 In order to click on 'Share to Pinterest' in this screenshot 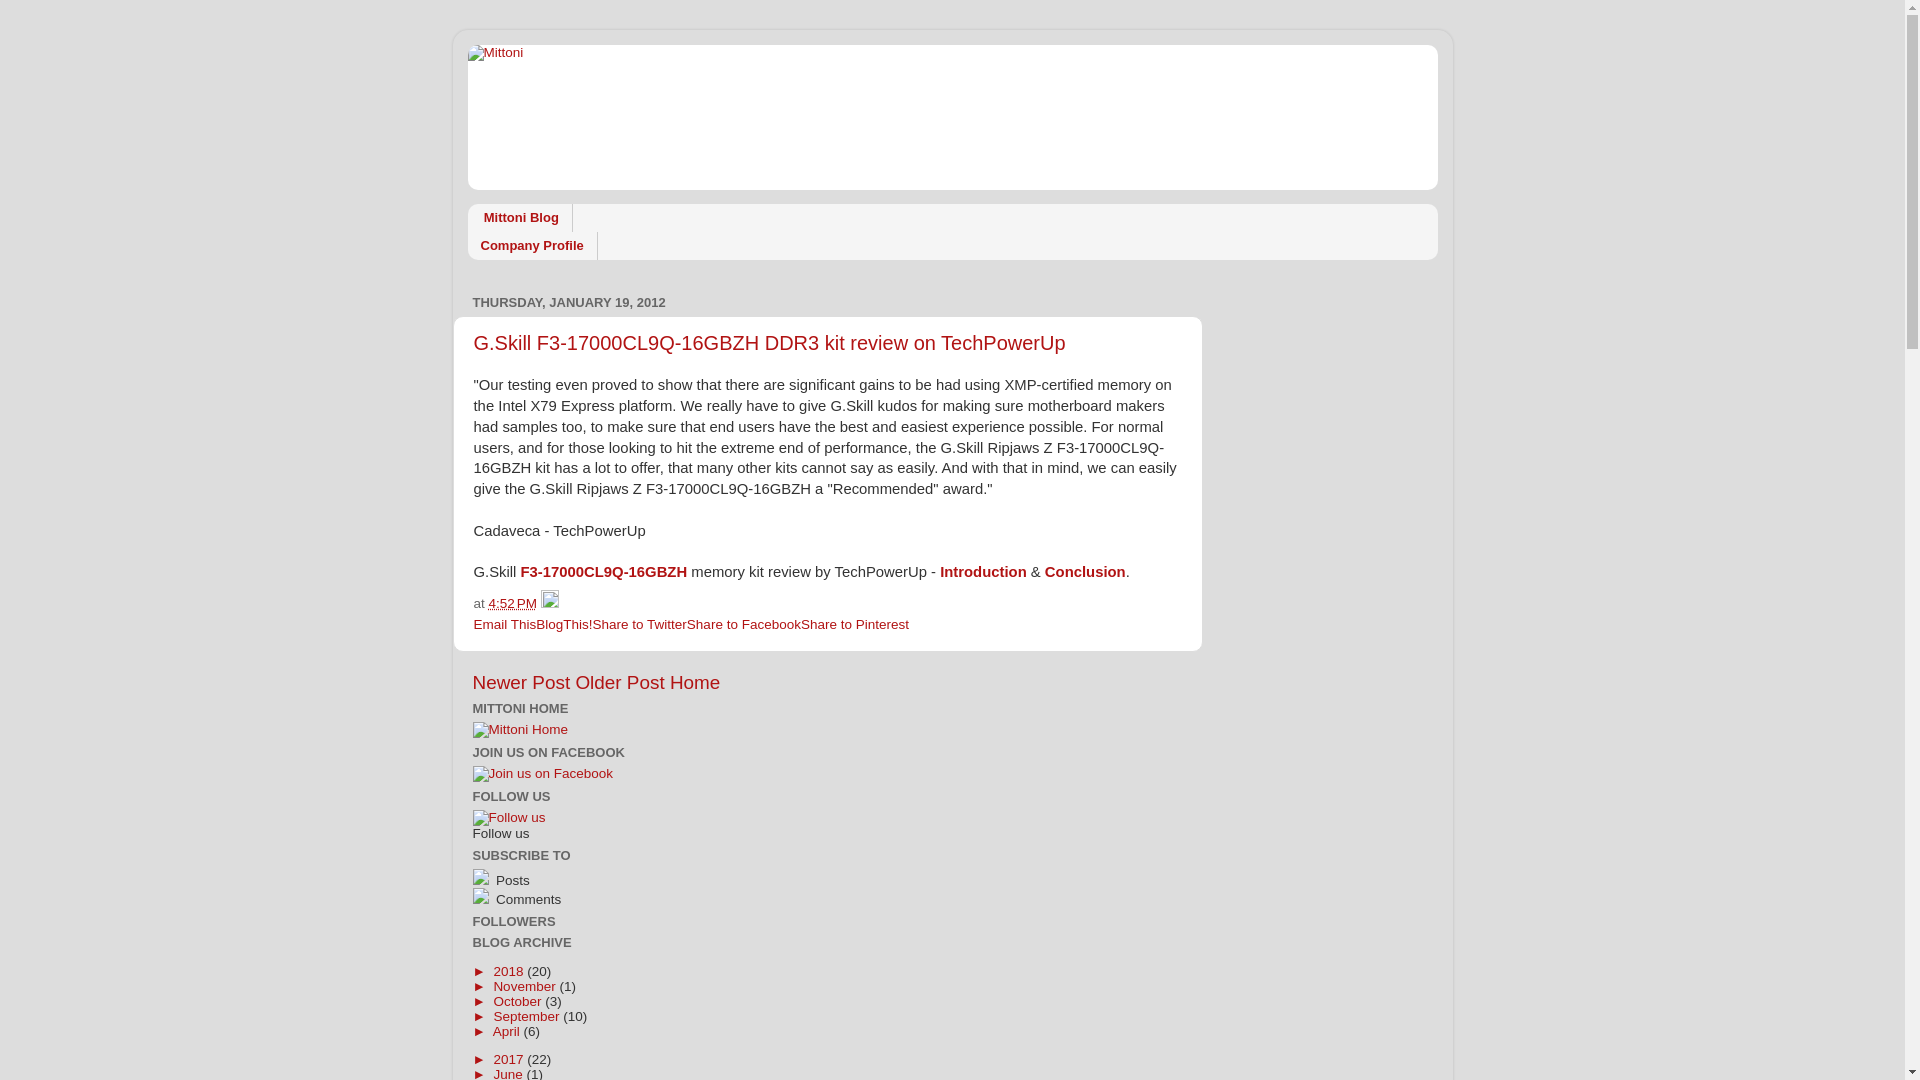, I will do `click(854, 623)`.